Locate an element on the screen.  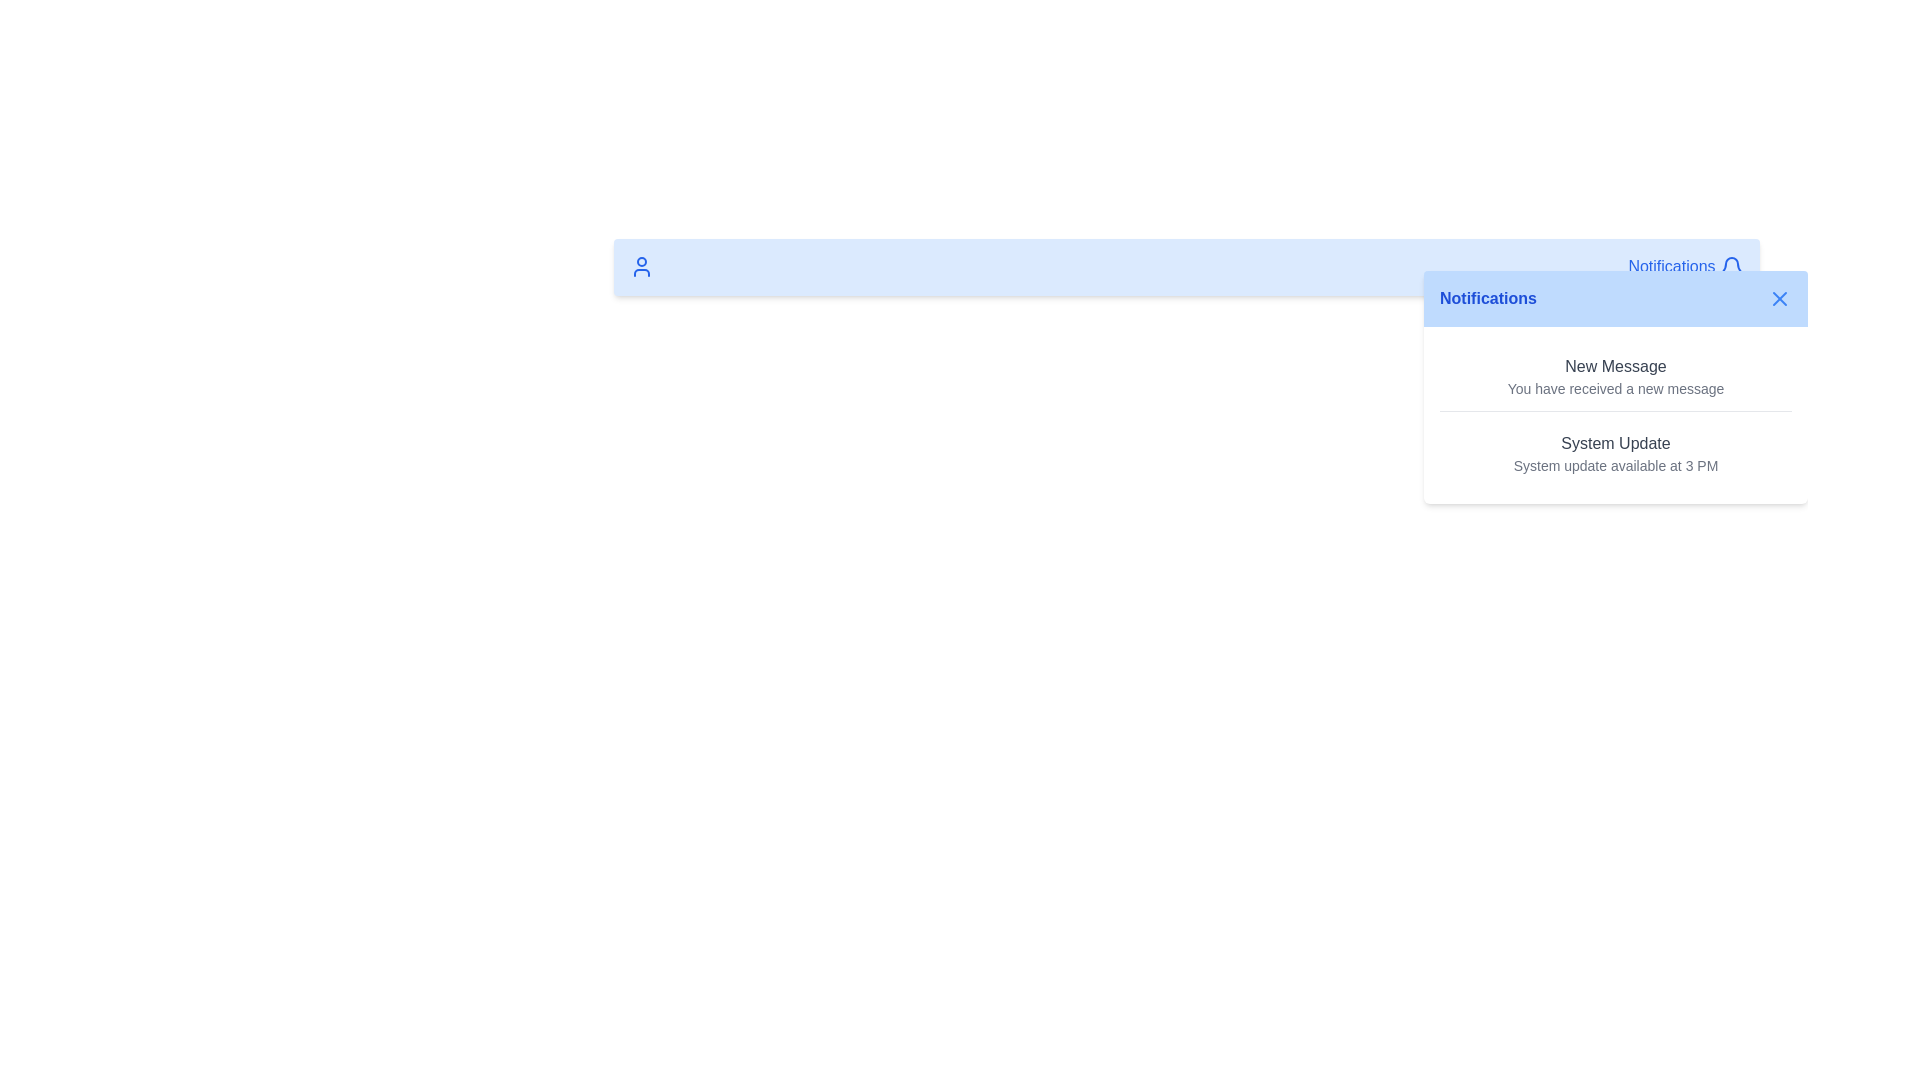
the 'Notifications' interactive text element styled in blue with a bell icon is located at coordinates (1685, 266).